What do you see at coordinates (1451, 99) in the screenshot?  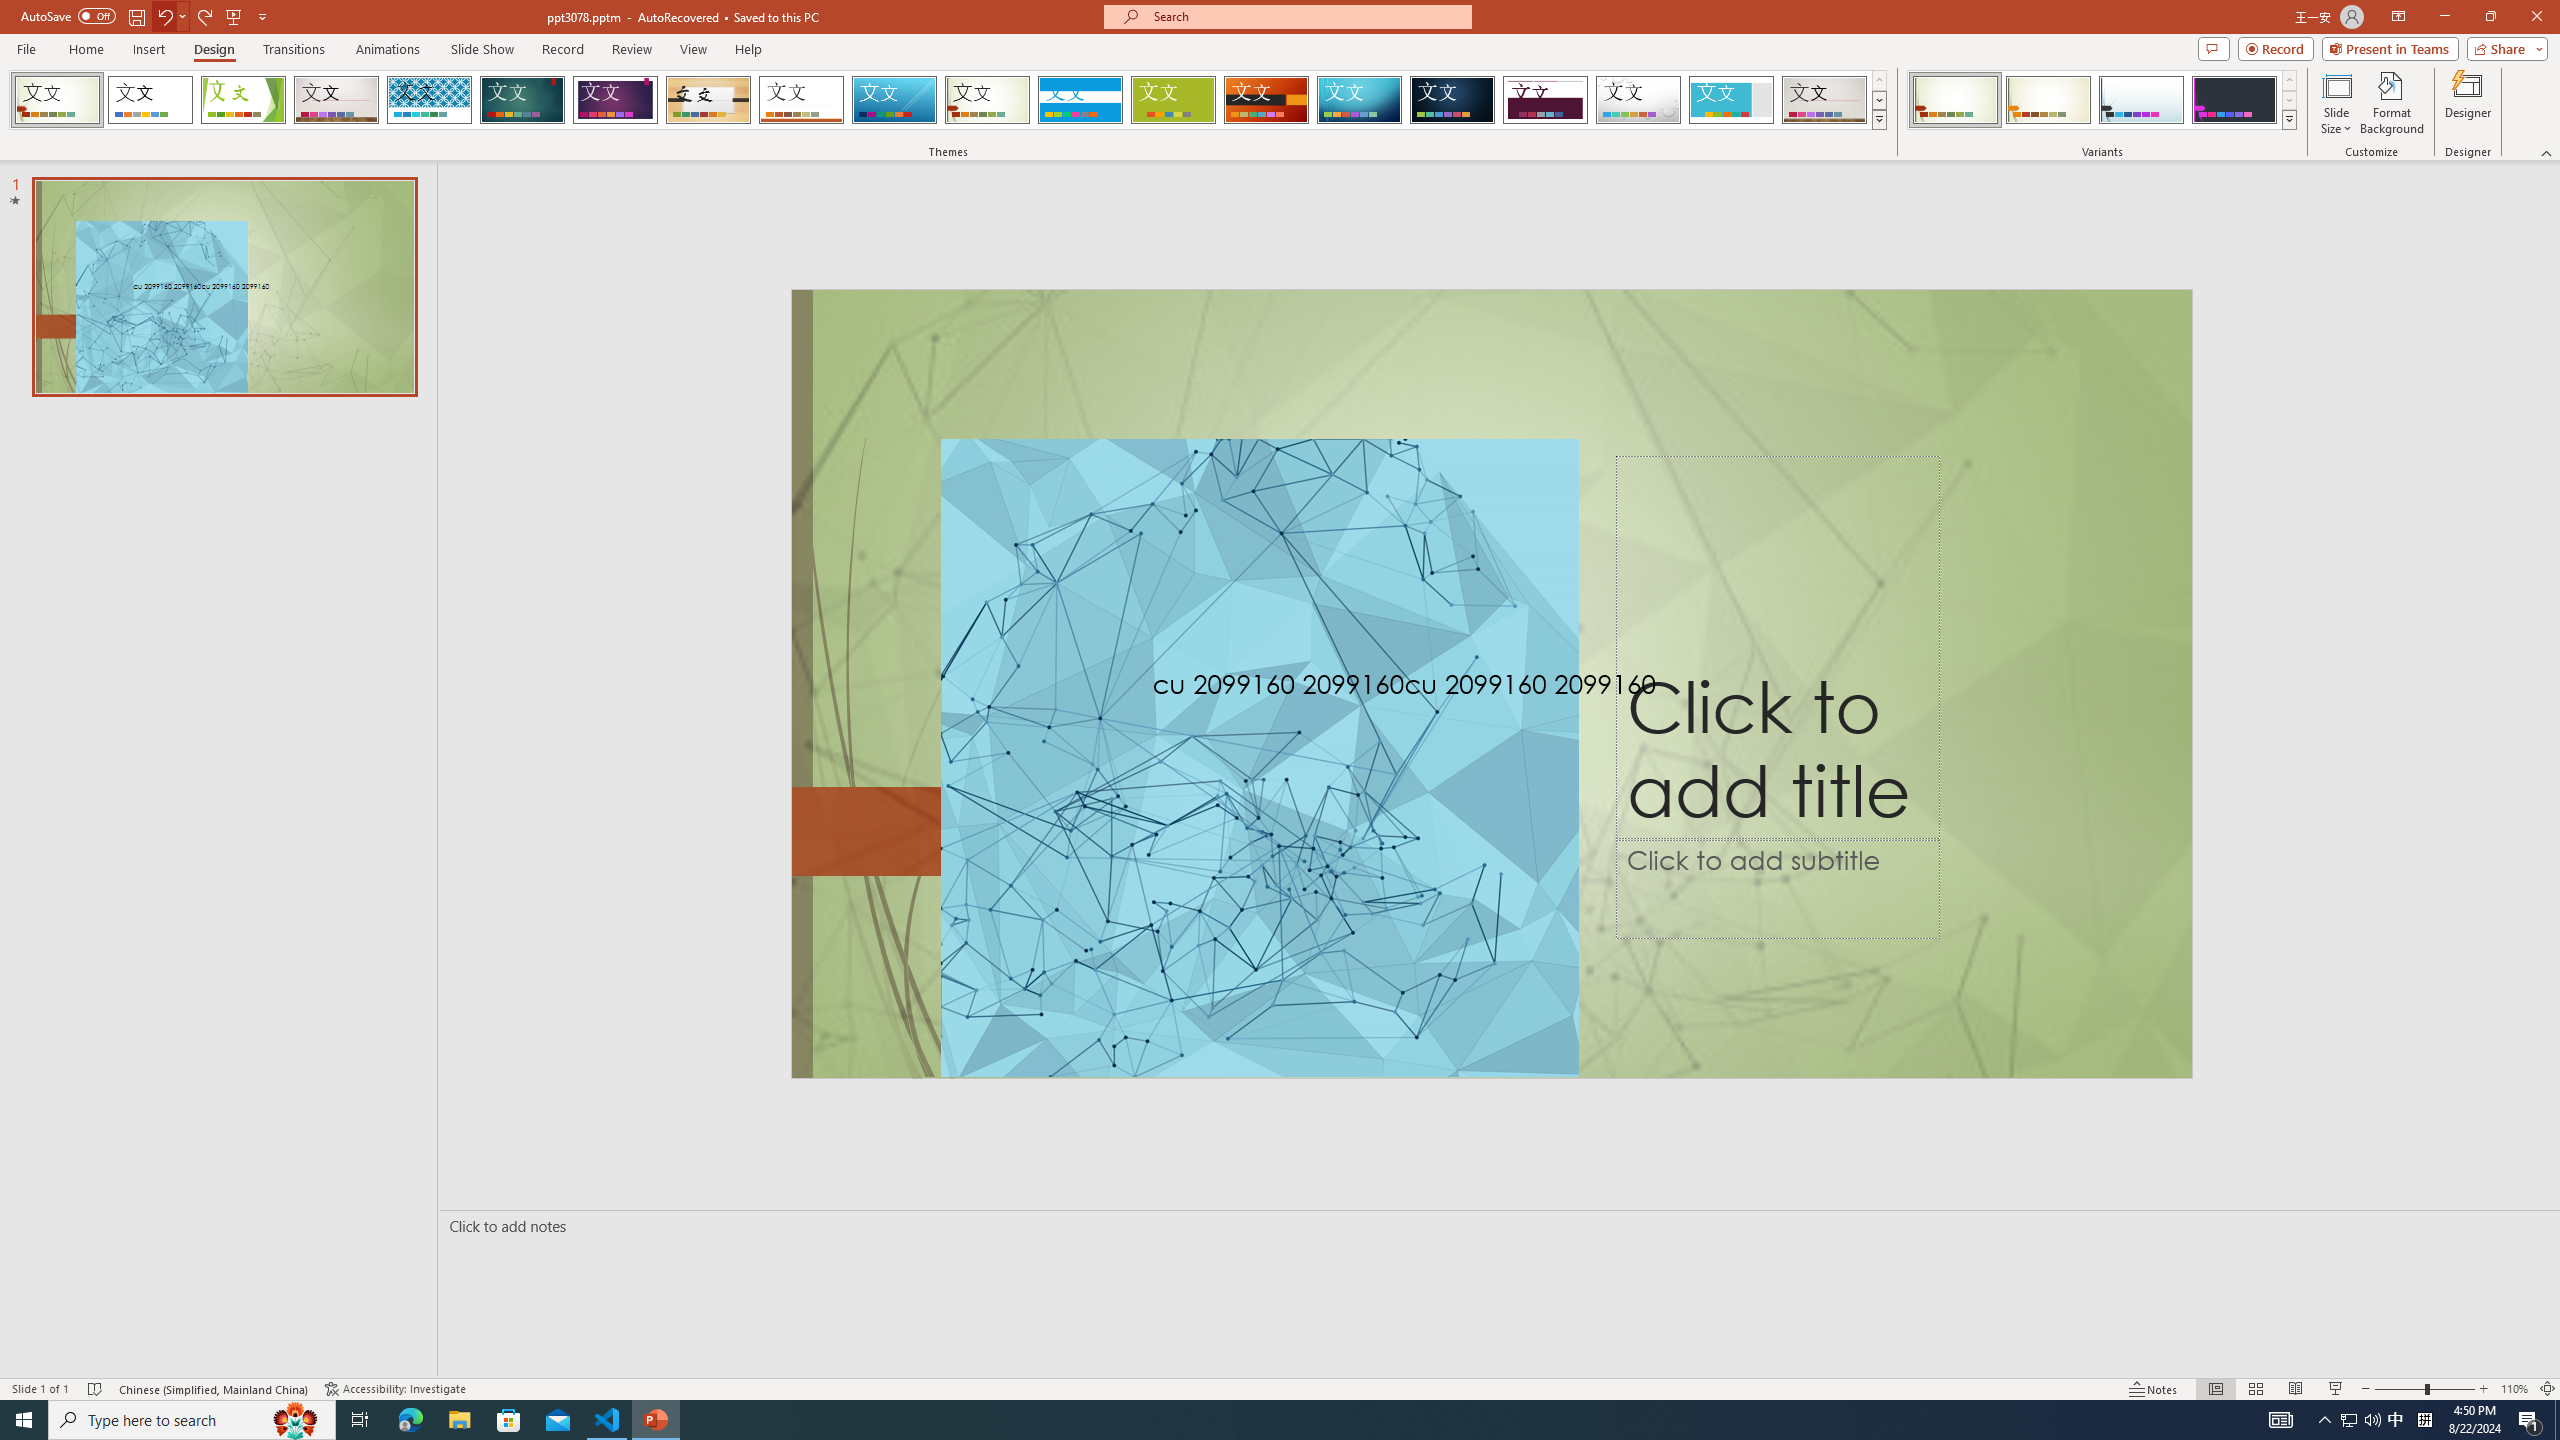 I see `'Damask'` at bounding box center [1451, 99].